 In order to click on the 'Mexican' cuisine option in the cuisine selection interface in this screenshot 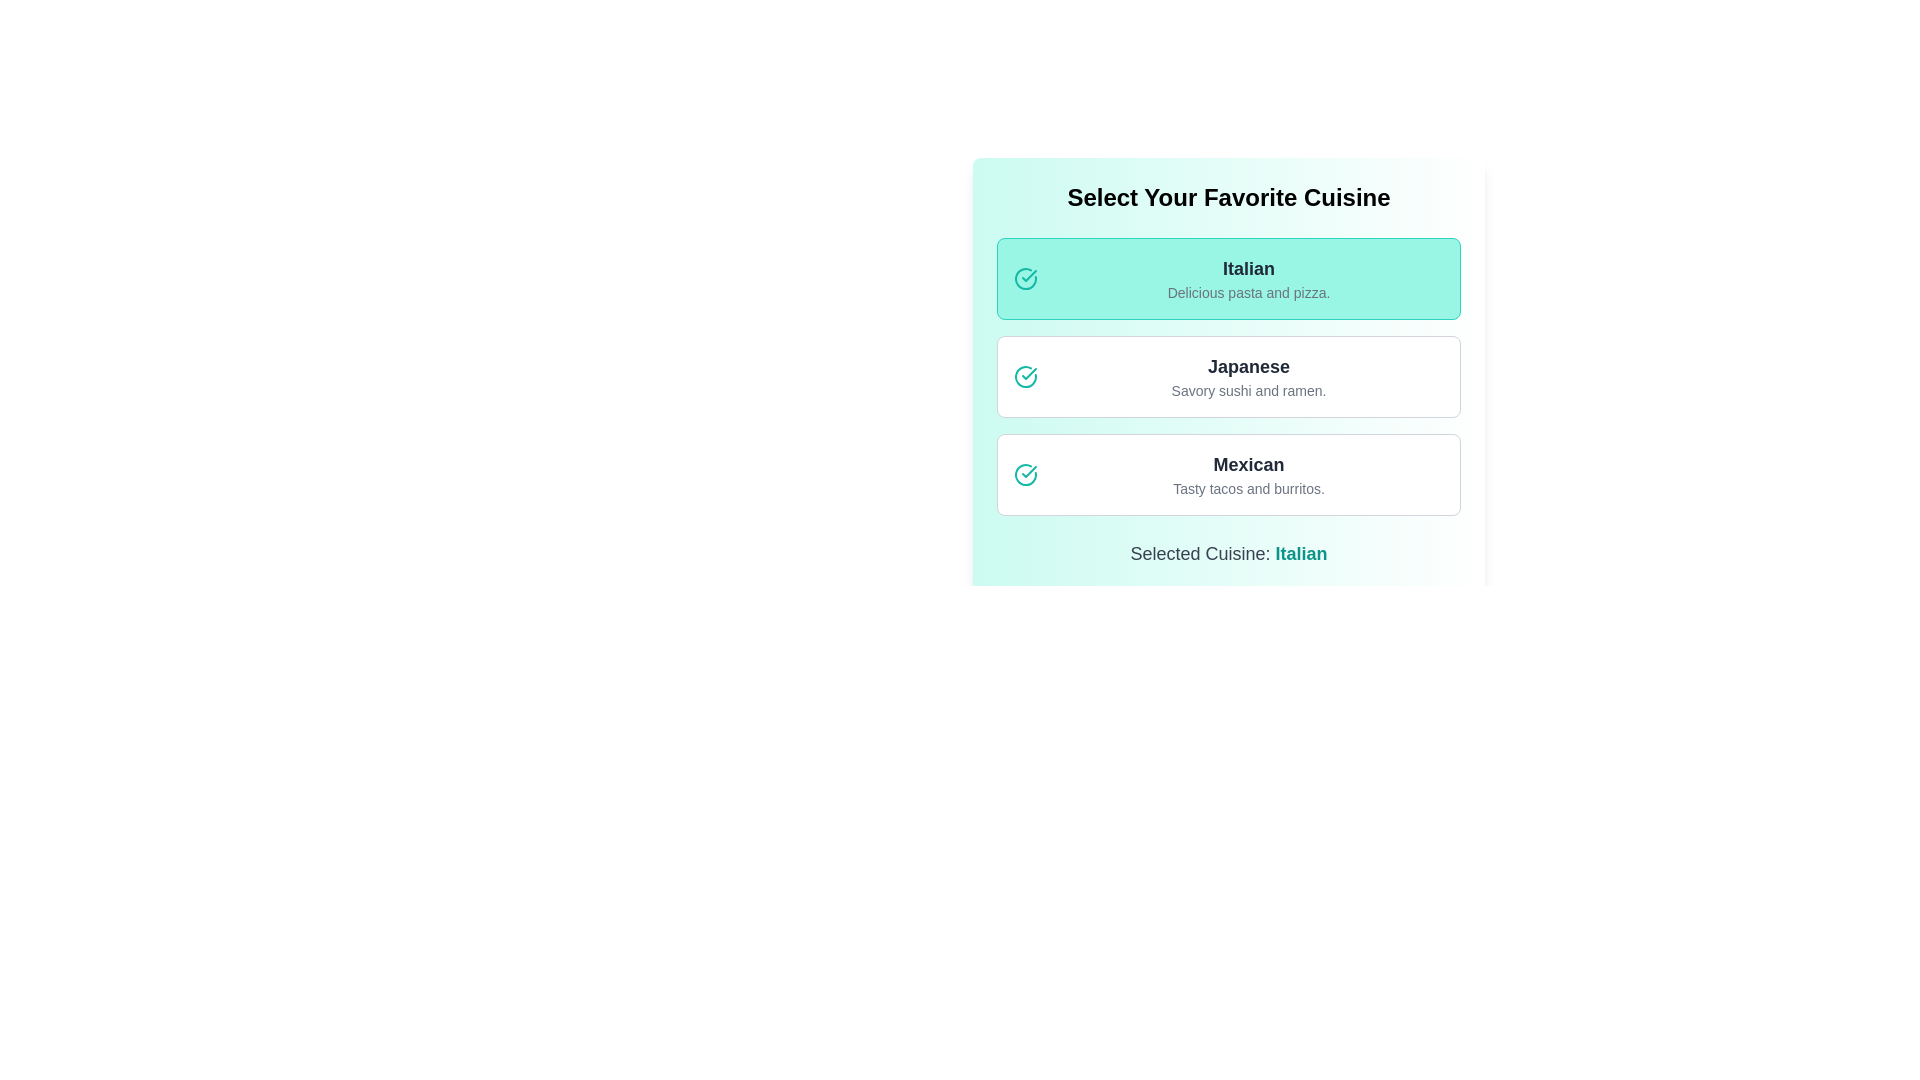, I will do `click(1227, 474)`.